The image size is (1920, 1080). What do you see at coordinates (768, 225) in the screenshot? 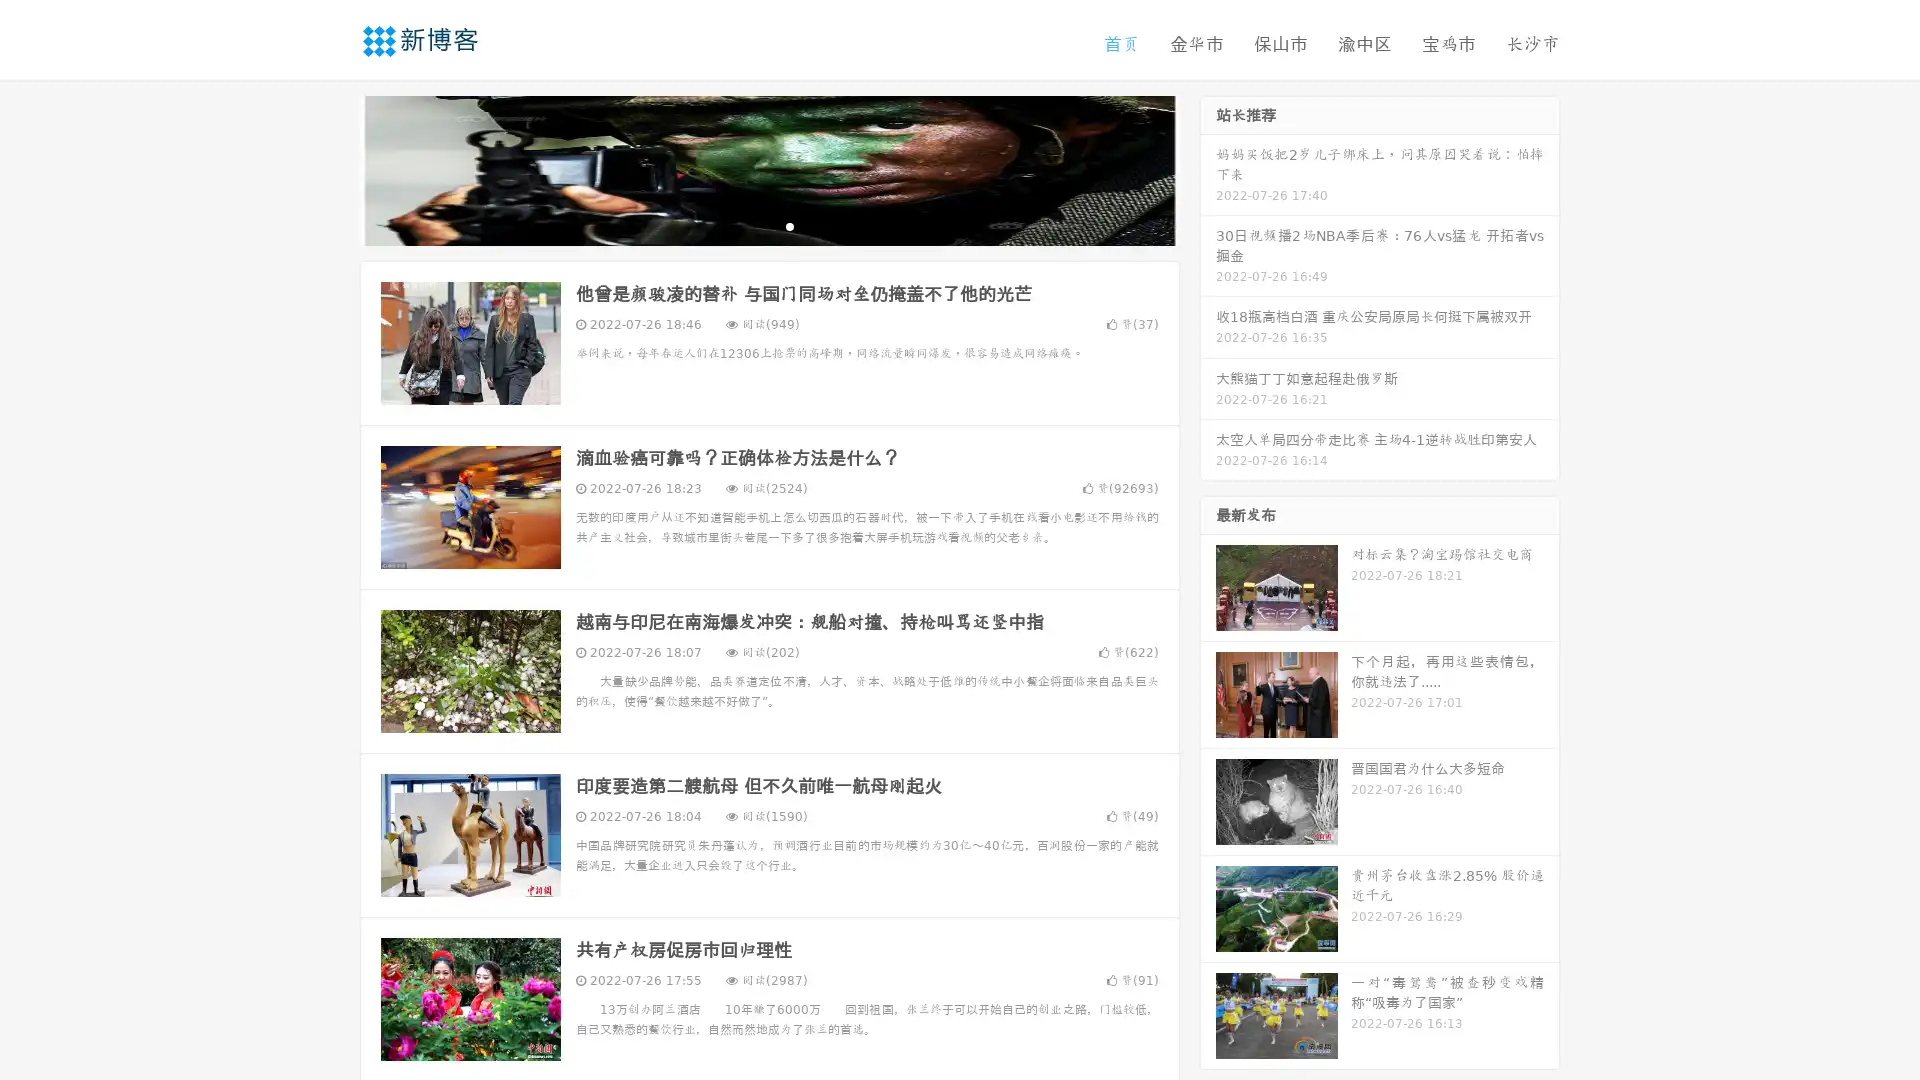
I see `Go to slide 2` at bounding box center [768, 225].